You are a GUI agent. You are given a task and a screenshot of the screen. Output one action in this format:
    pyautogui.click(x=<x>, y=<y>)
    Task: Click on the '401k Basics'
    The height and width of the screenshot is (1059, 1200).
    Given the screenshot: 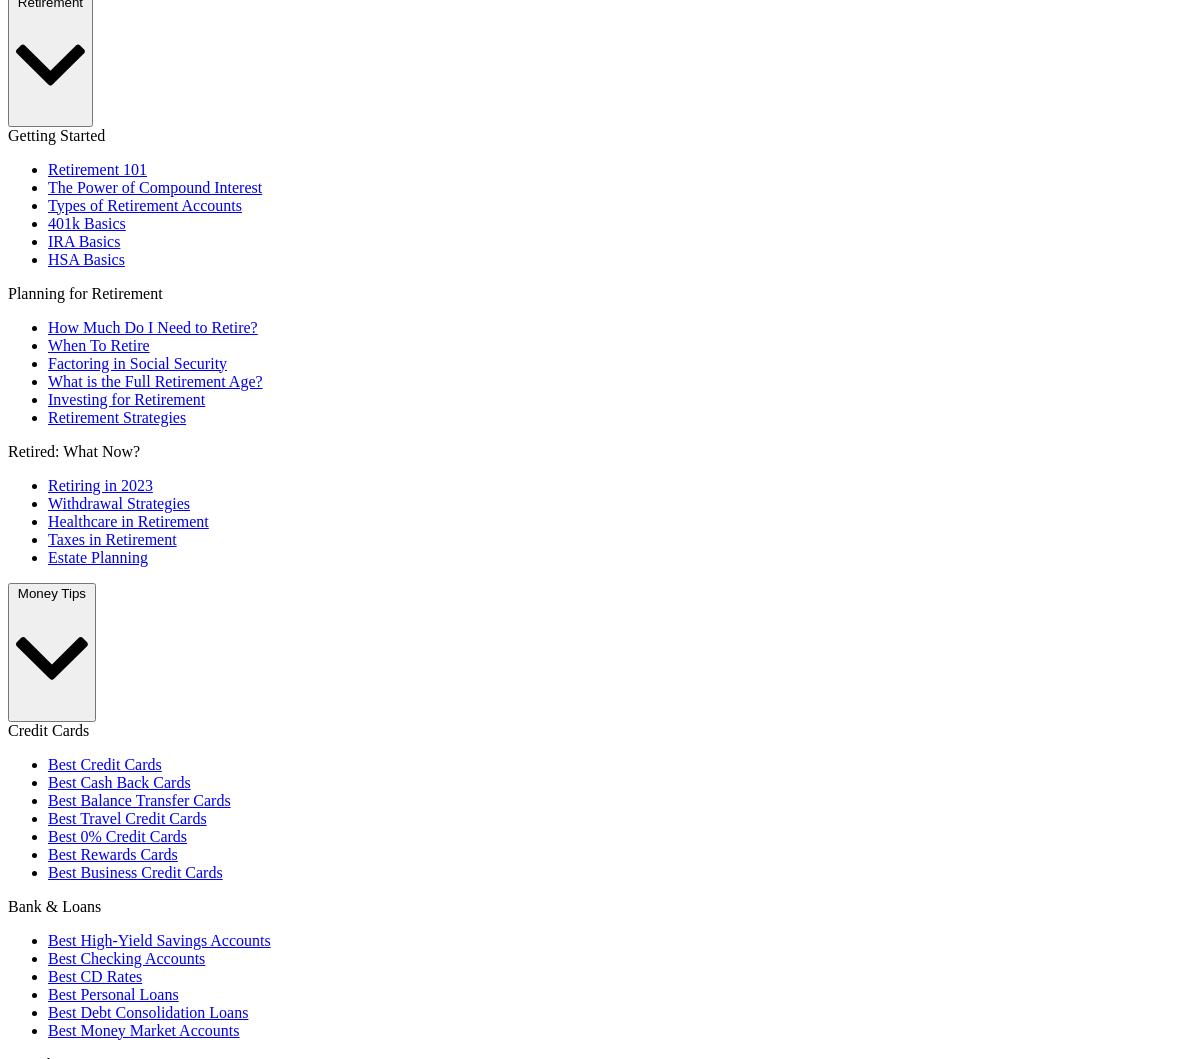 What is the action you would take?
    pyautogui.click(x=86, y=222)
    